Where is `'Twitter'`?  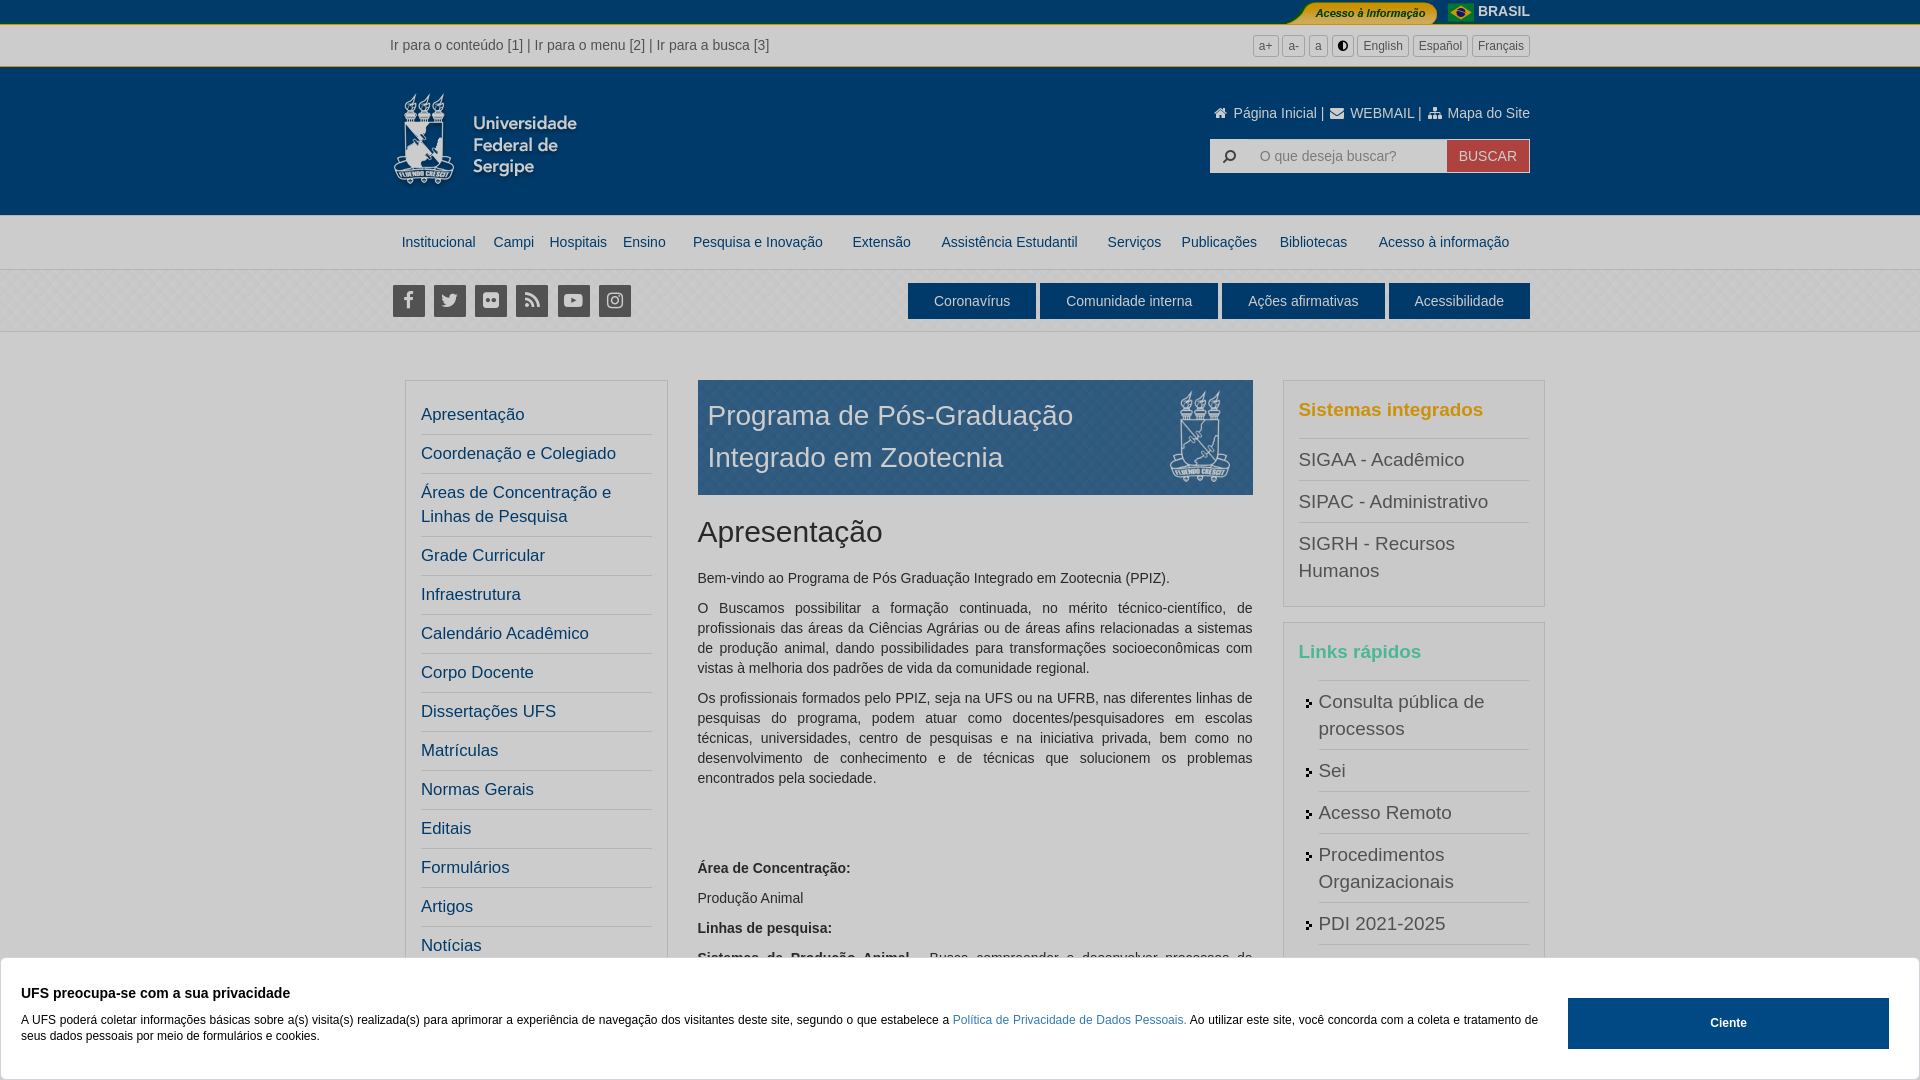
'Twitter' is located at coordinates (448, 300).